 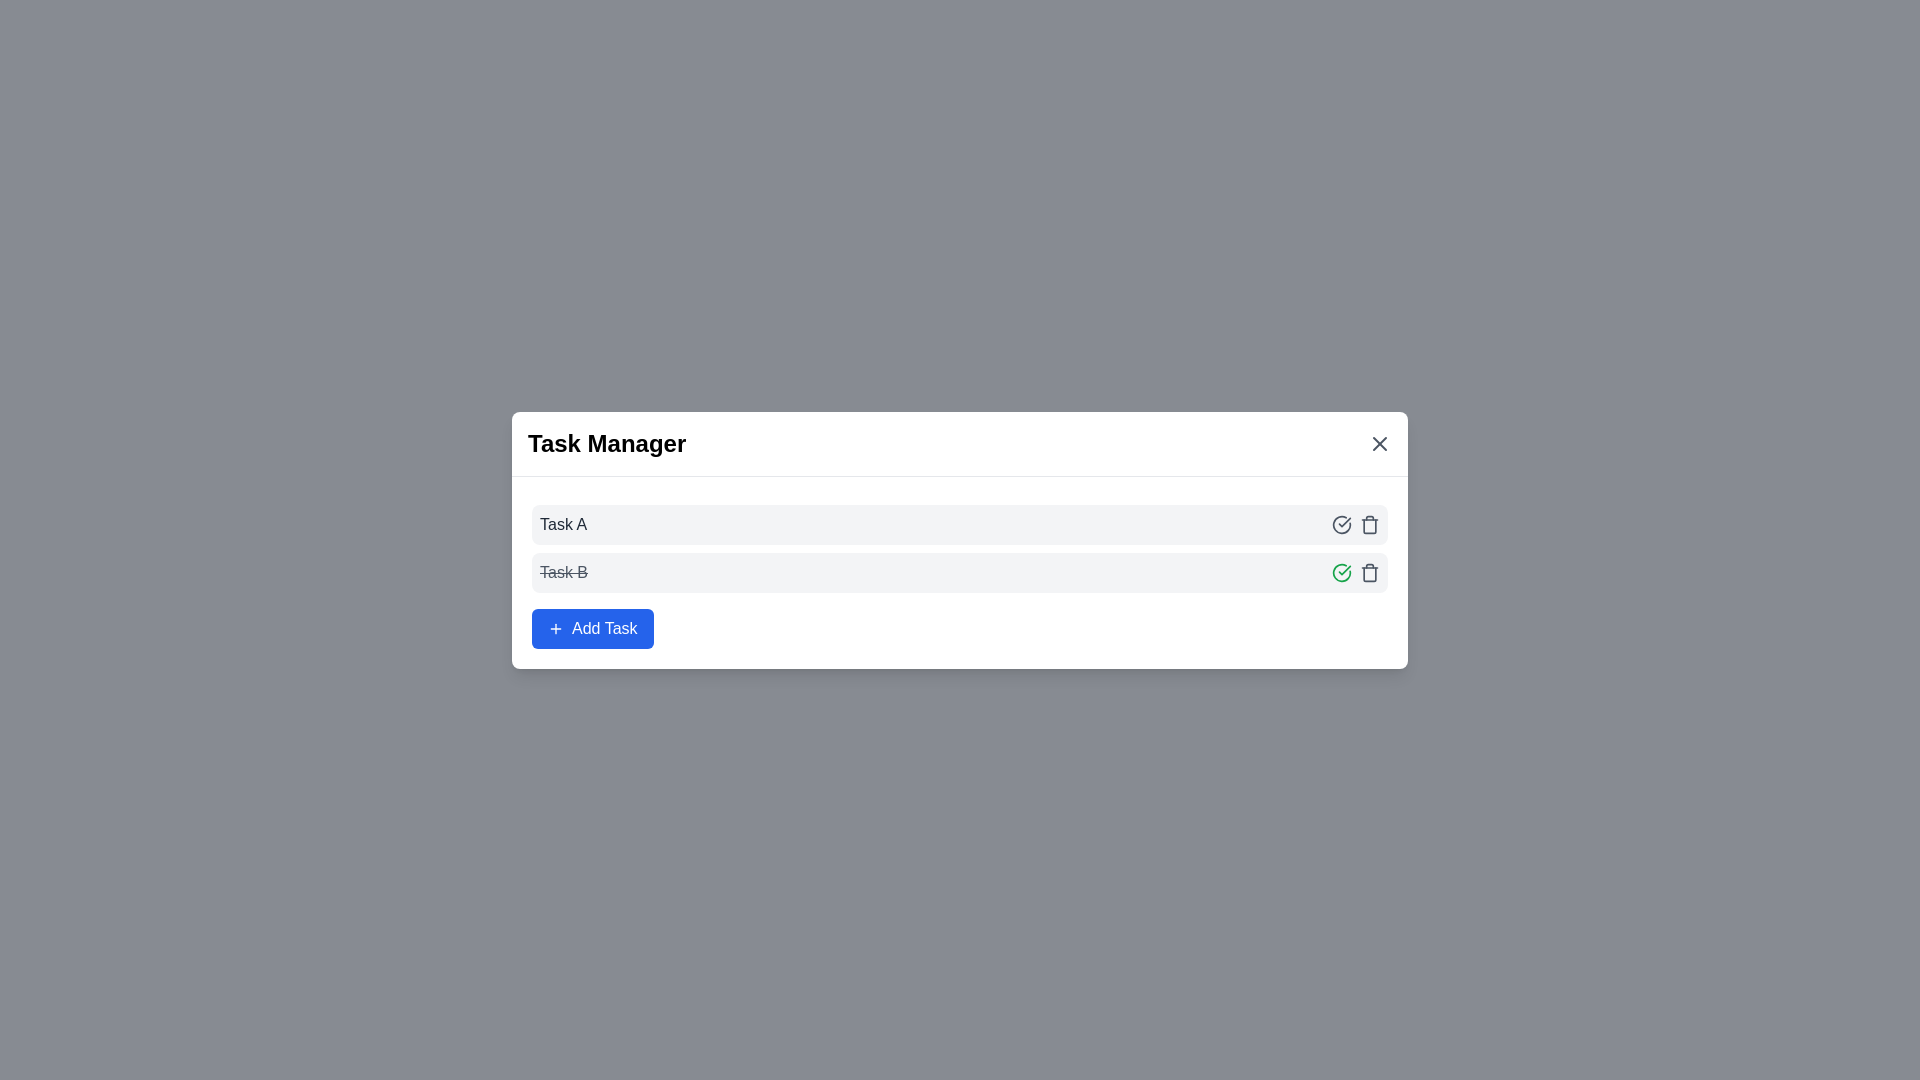 I want to click on the close button located at the top right corner of the task manager dialog box to change its icon color, so click(x=1379, y=442).